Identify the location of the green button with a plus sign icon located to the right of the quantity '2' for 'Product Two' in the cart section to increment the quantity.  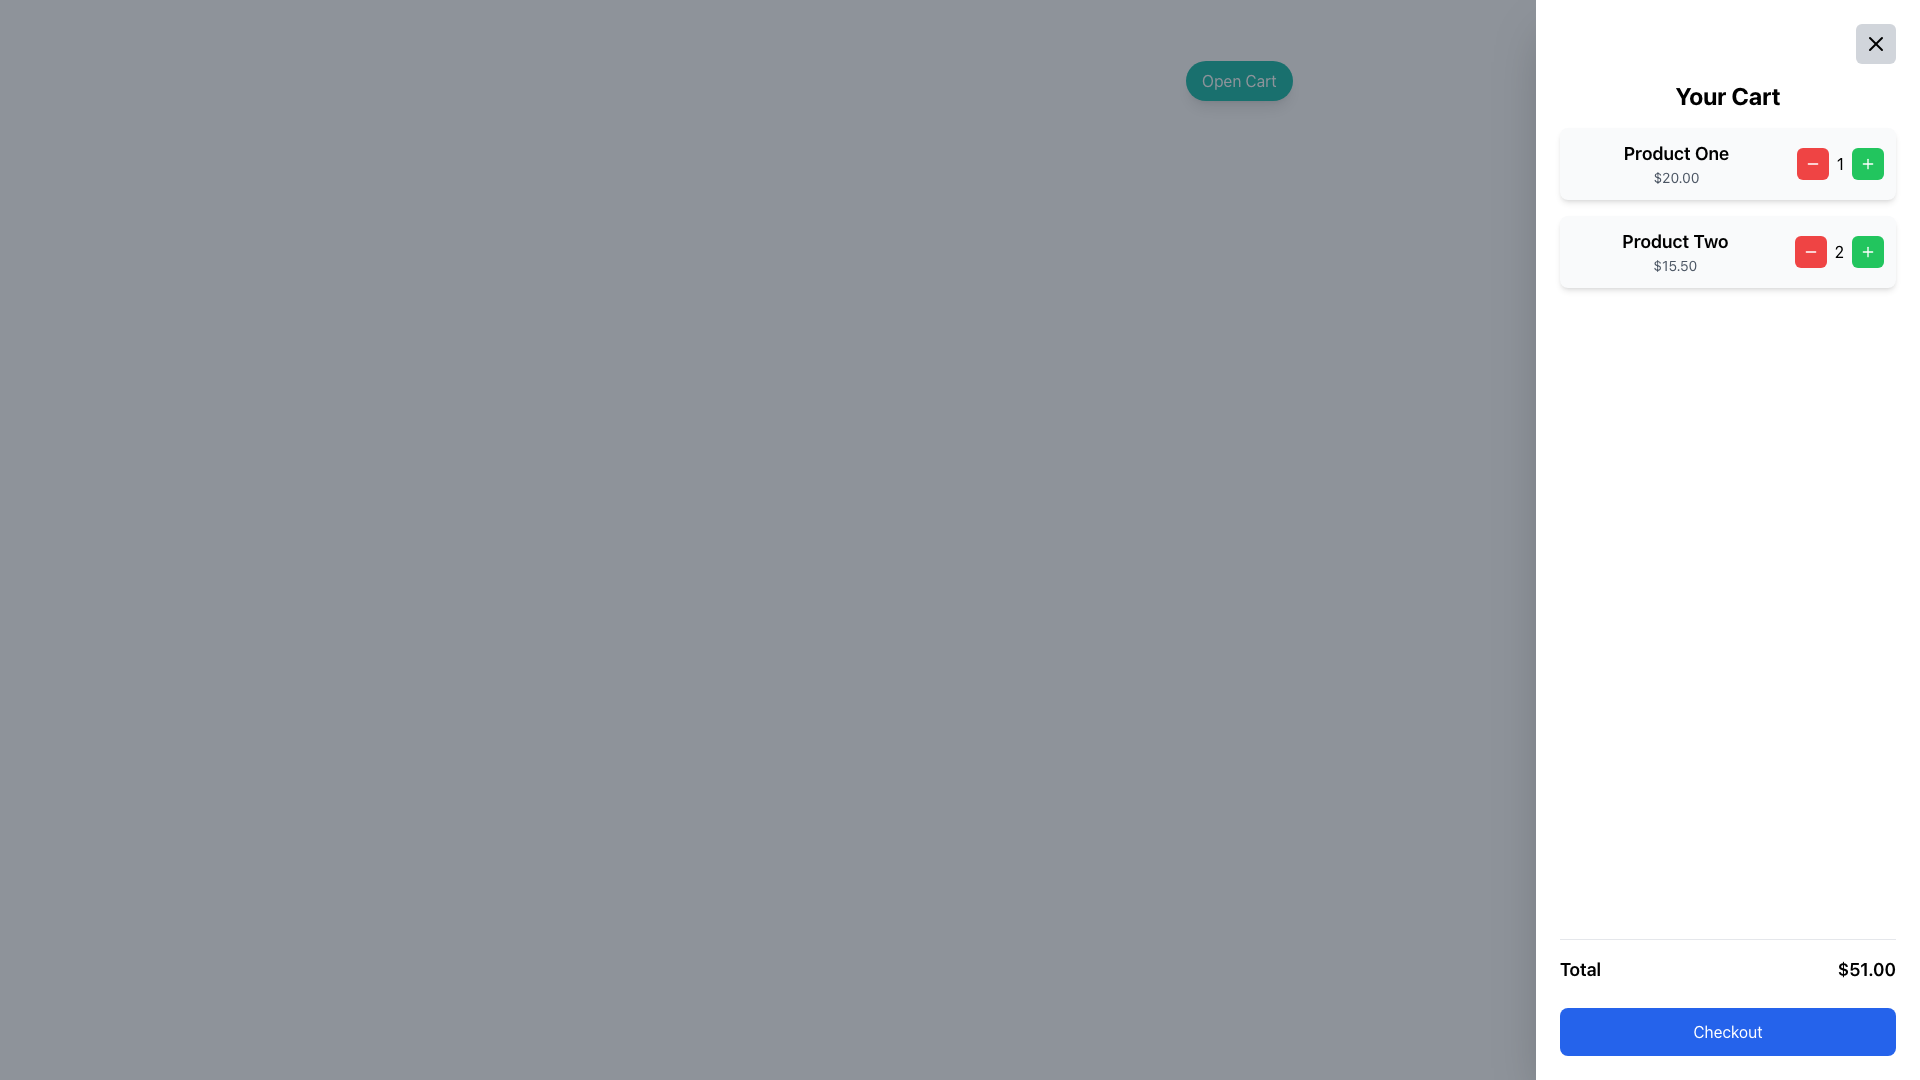
(1866, 250).